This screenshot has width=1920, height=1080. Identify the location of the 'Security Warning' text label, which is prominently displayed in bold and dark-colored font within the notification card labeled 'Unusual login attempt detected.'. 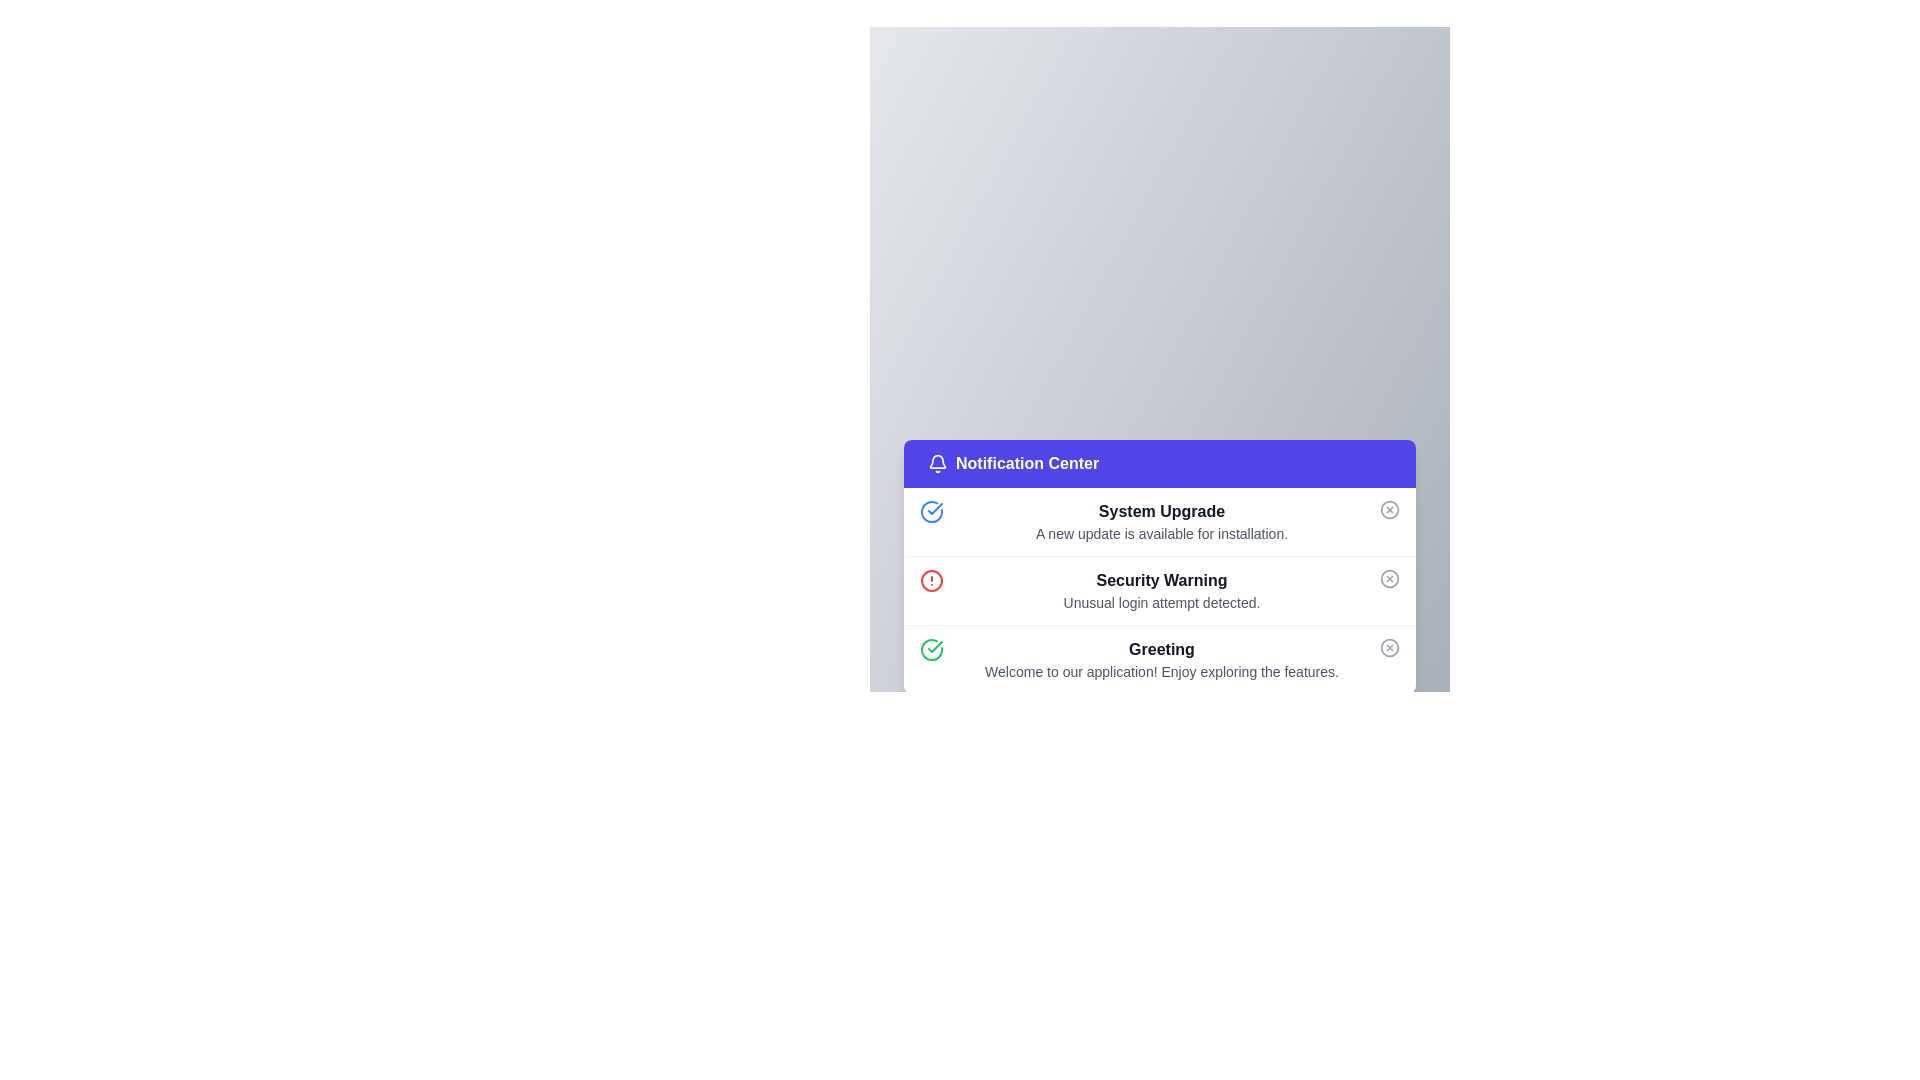
(1161, 581).